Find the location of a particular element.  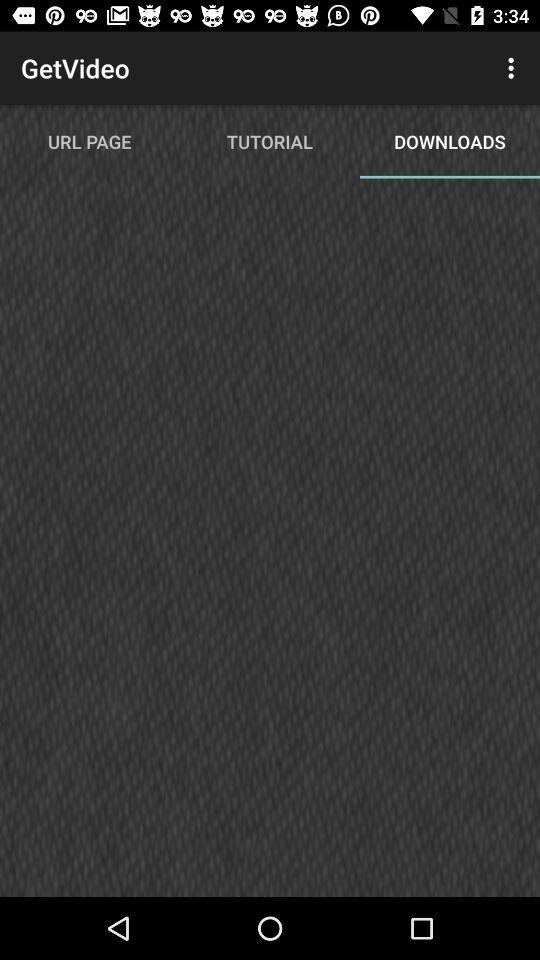

item next to tutorial item is located at coordinates (513, 68).